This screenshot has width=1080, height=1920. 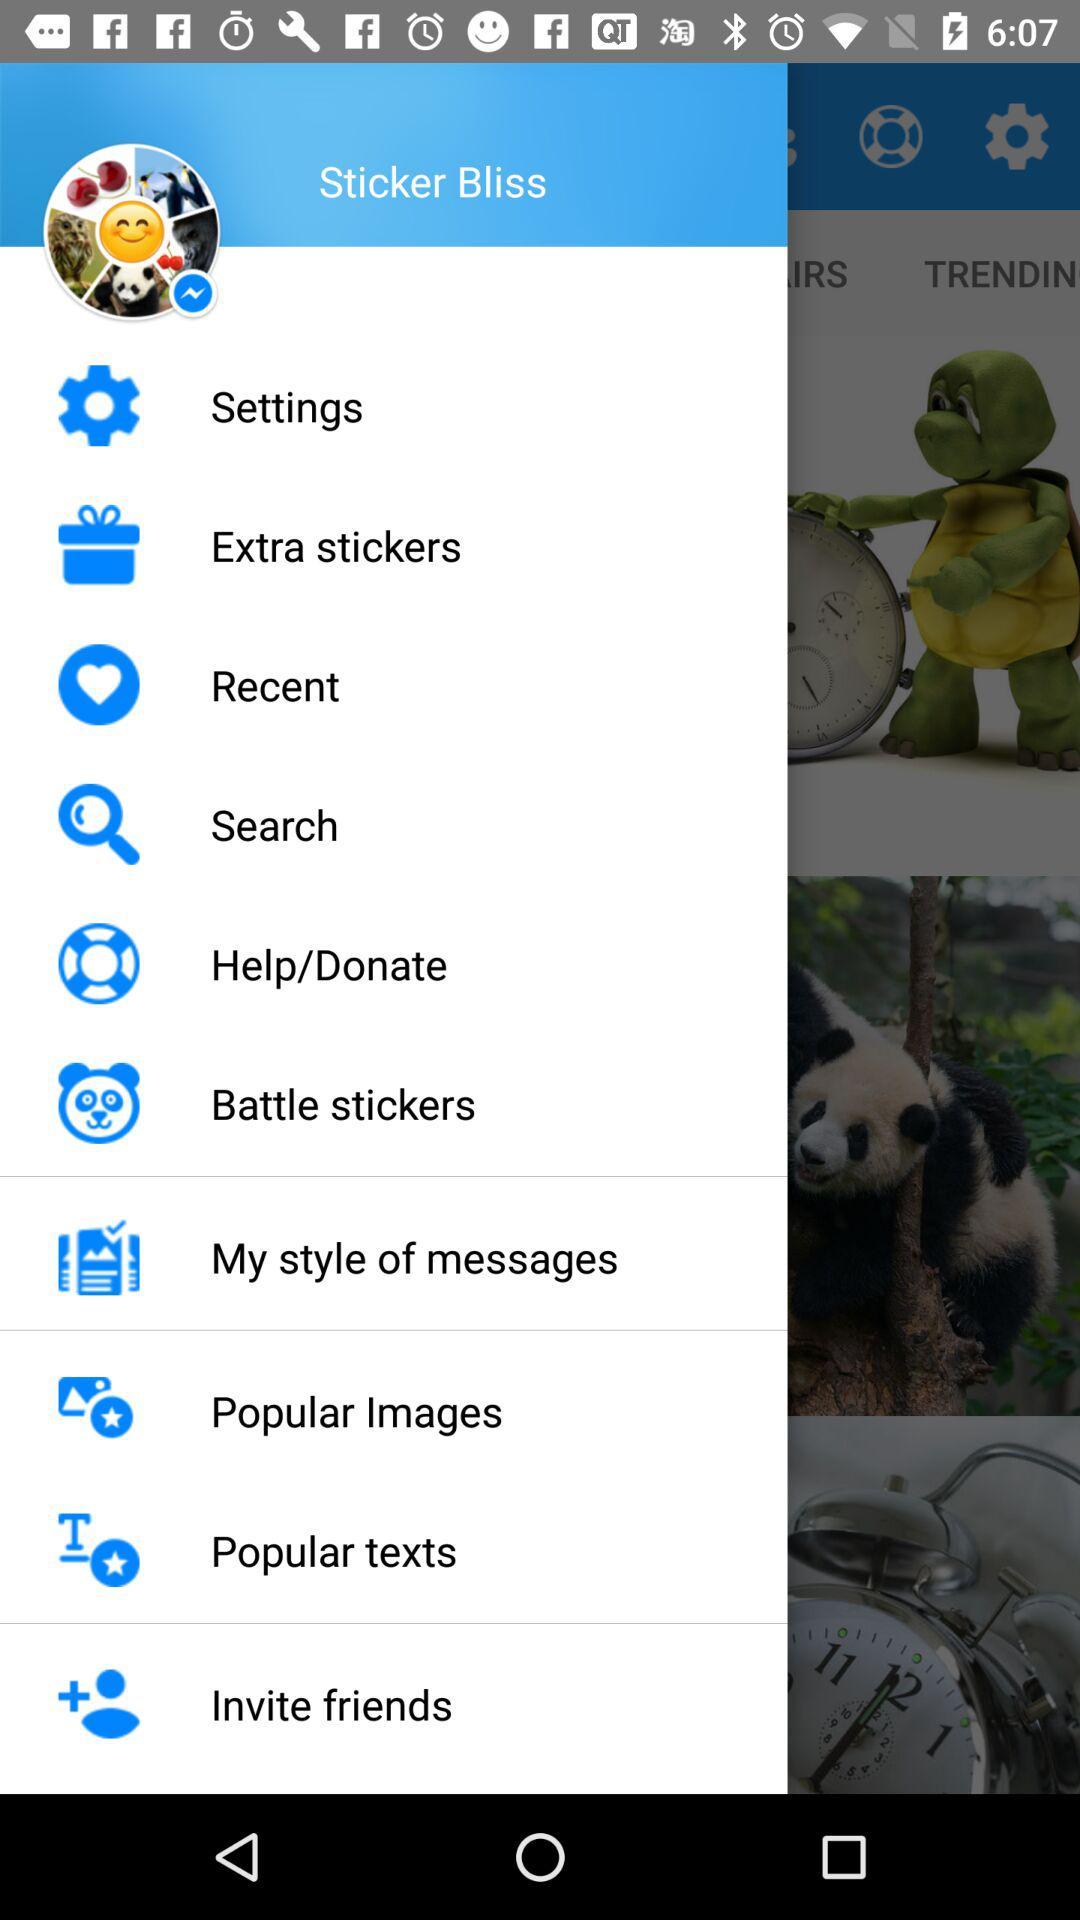 I want to click on the image which is to the left side of the sticker bliss, so click(x=131, y=234).